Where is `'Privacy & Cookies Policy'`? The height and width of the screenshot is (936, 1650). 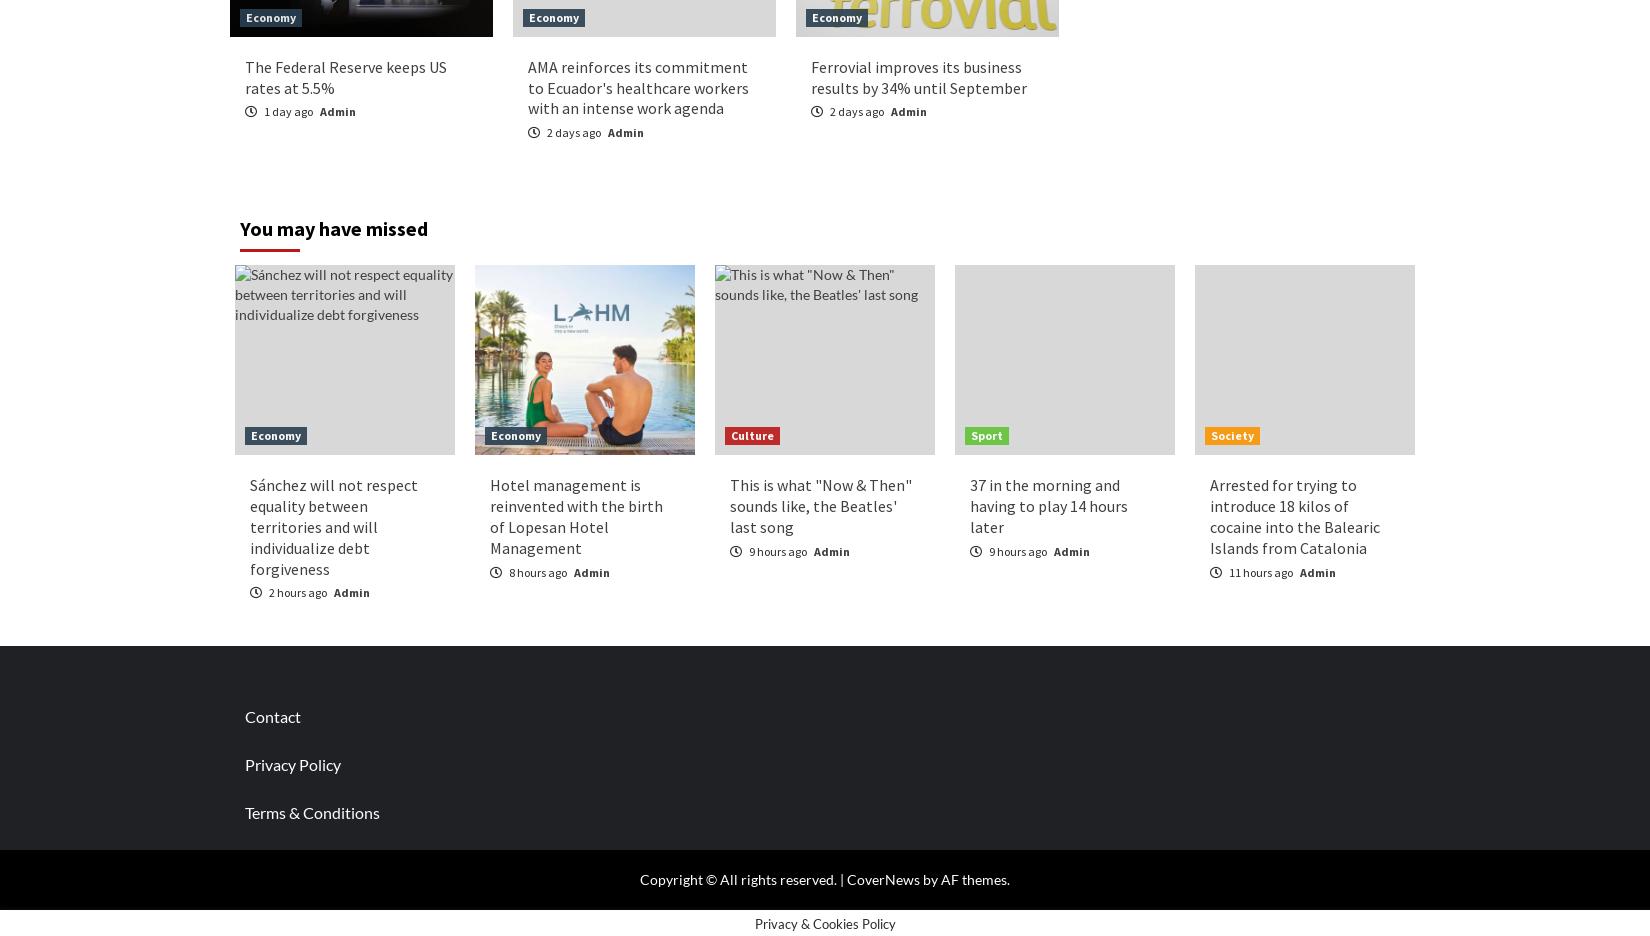
'Privacy & Cookies Policy' is located at coordinates (823, 922).